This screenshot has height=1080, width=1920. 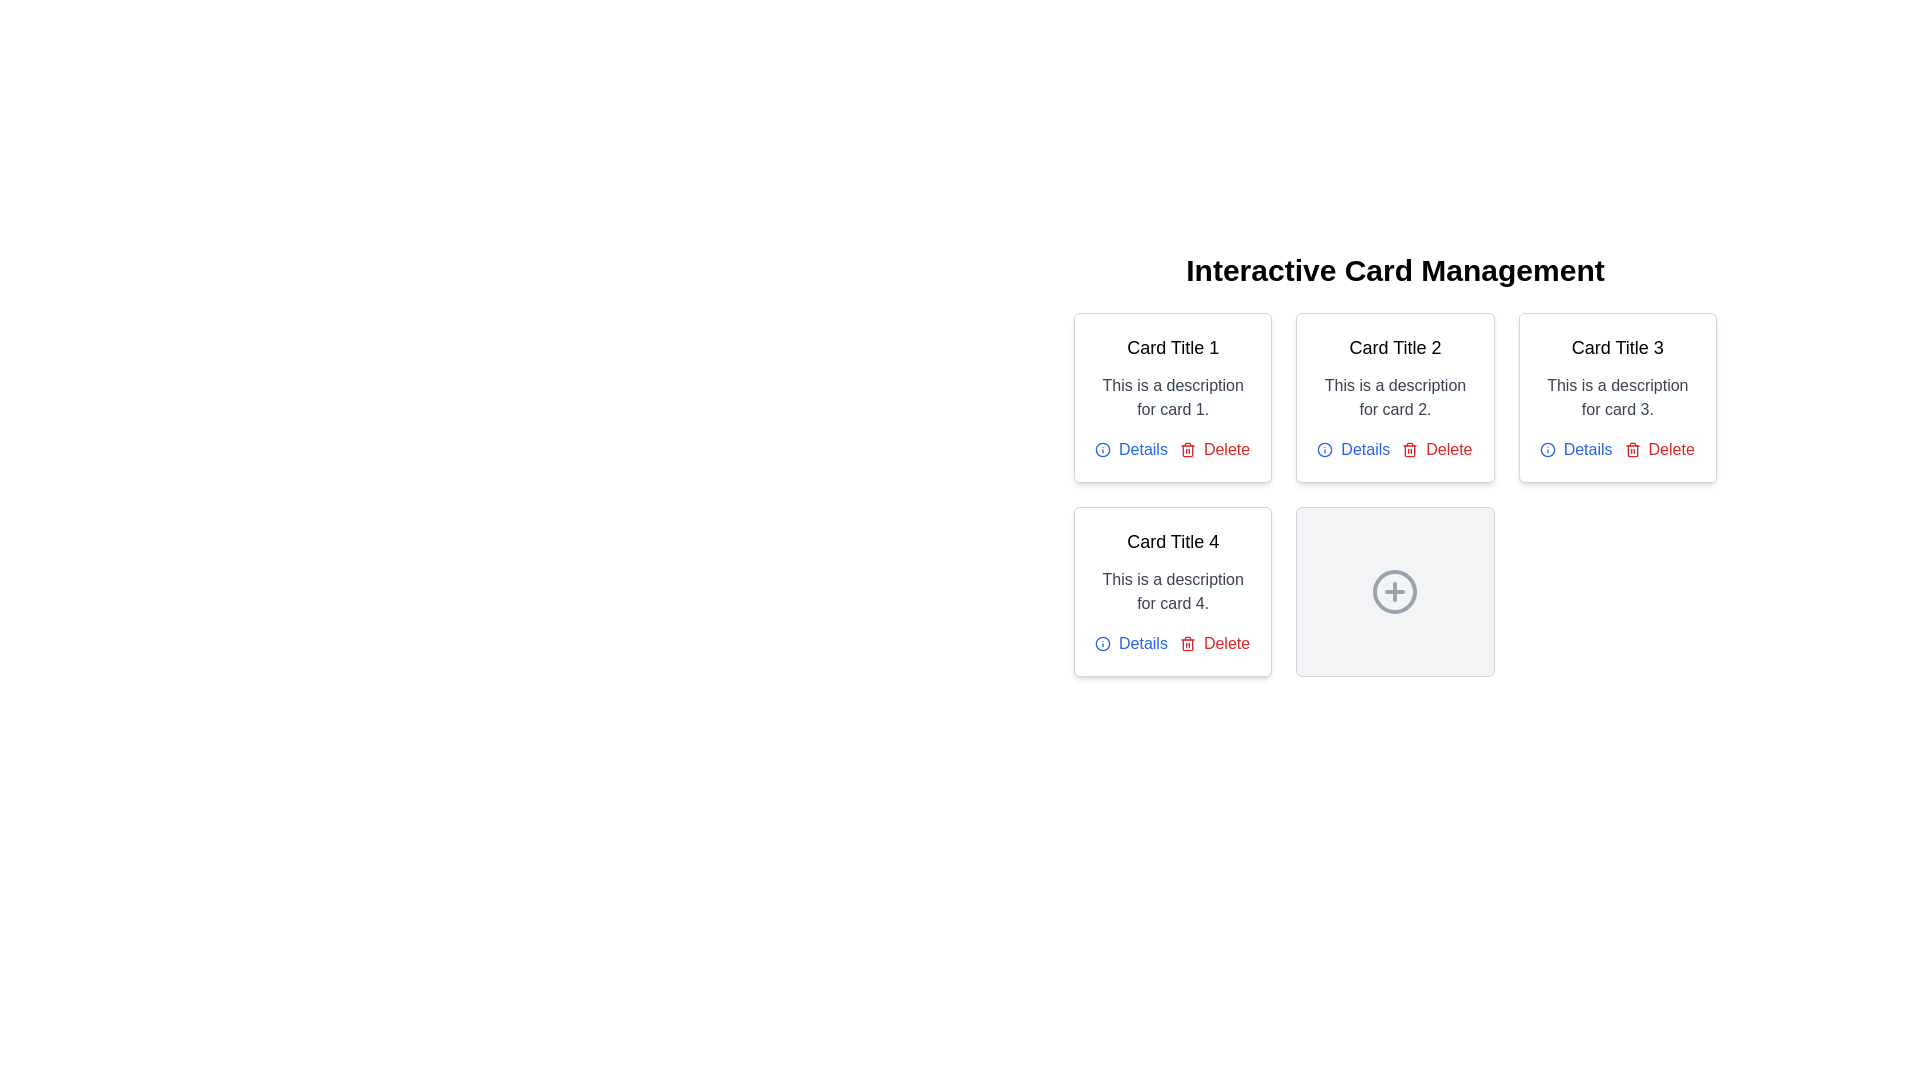 I want to click on the icon that indicates the 'Details' option, located to the left of the text 'Details' within the group of interactive elements associated with 'Card Title 4', so click(x=1546, y=450).